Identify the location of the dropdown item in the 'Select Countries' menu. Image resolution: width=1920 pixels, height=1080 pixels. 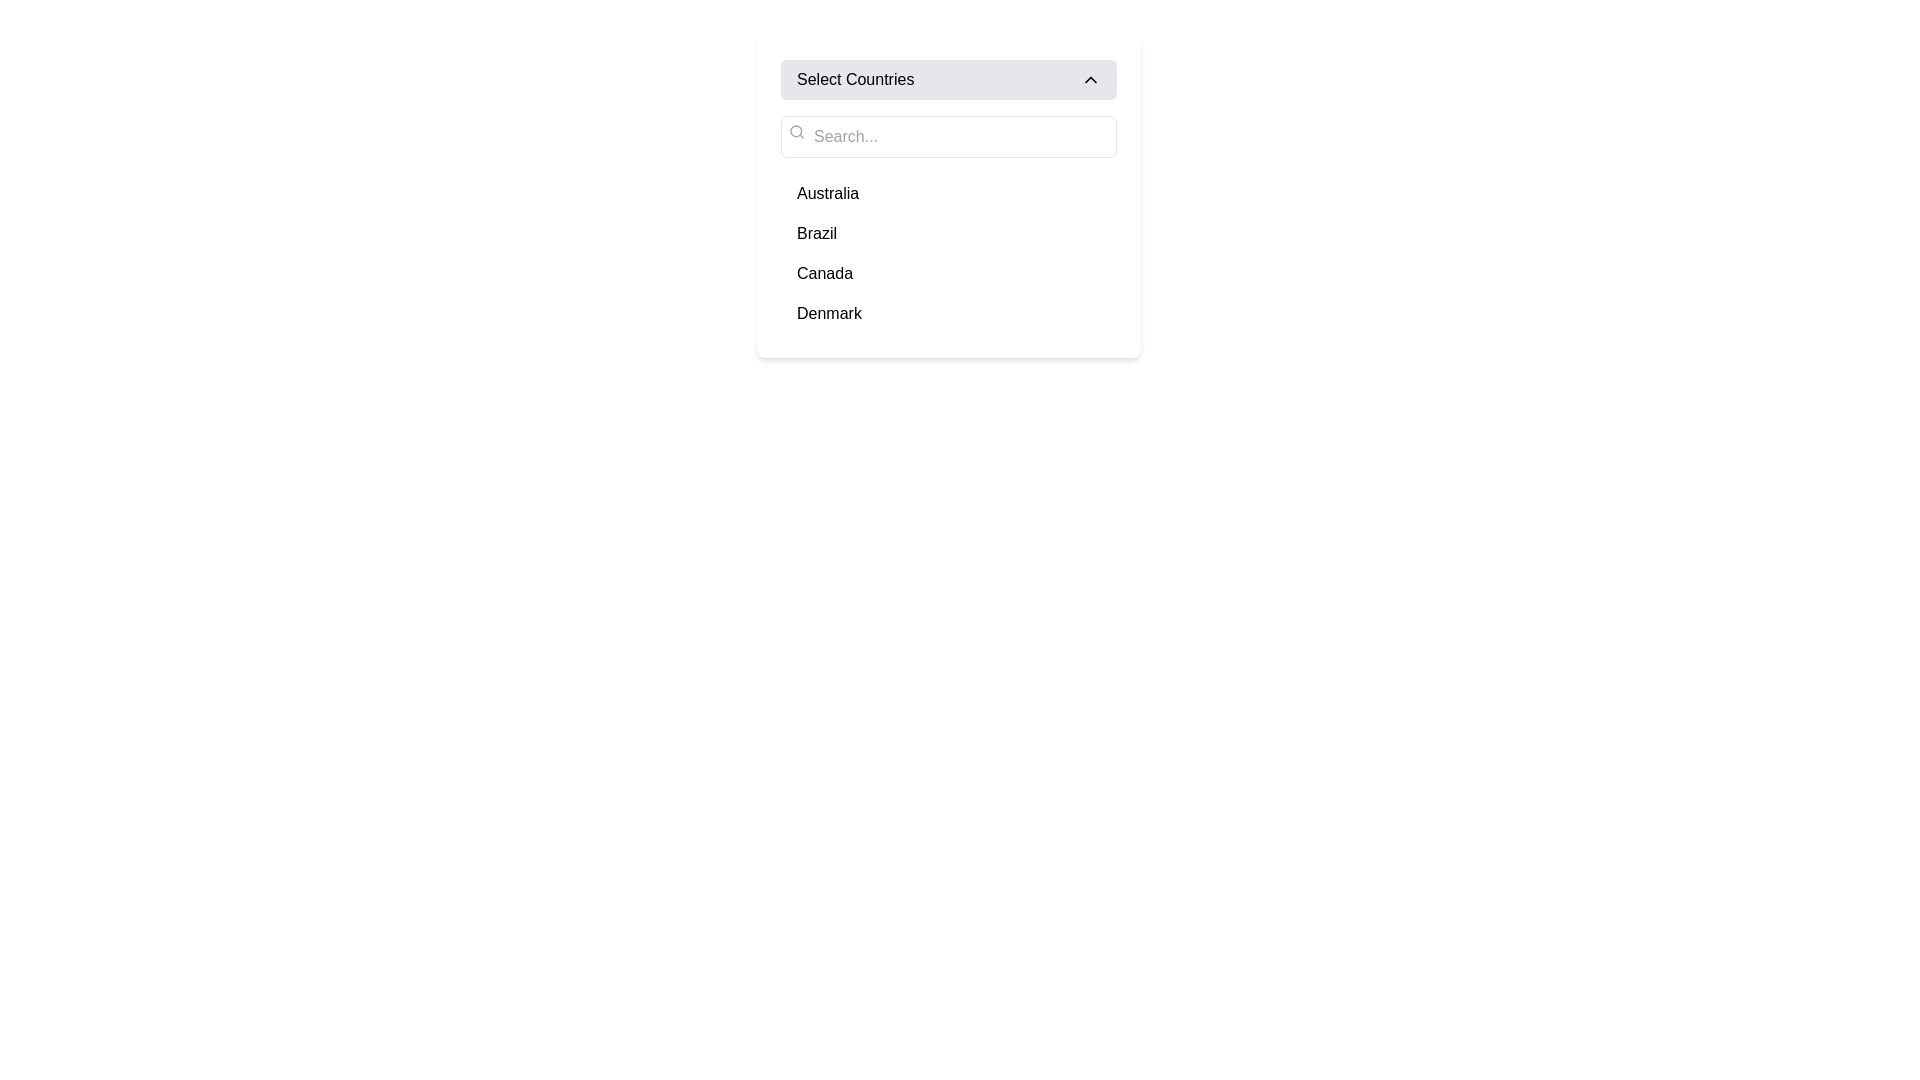
(948, 224).